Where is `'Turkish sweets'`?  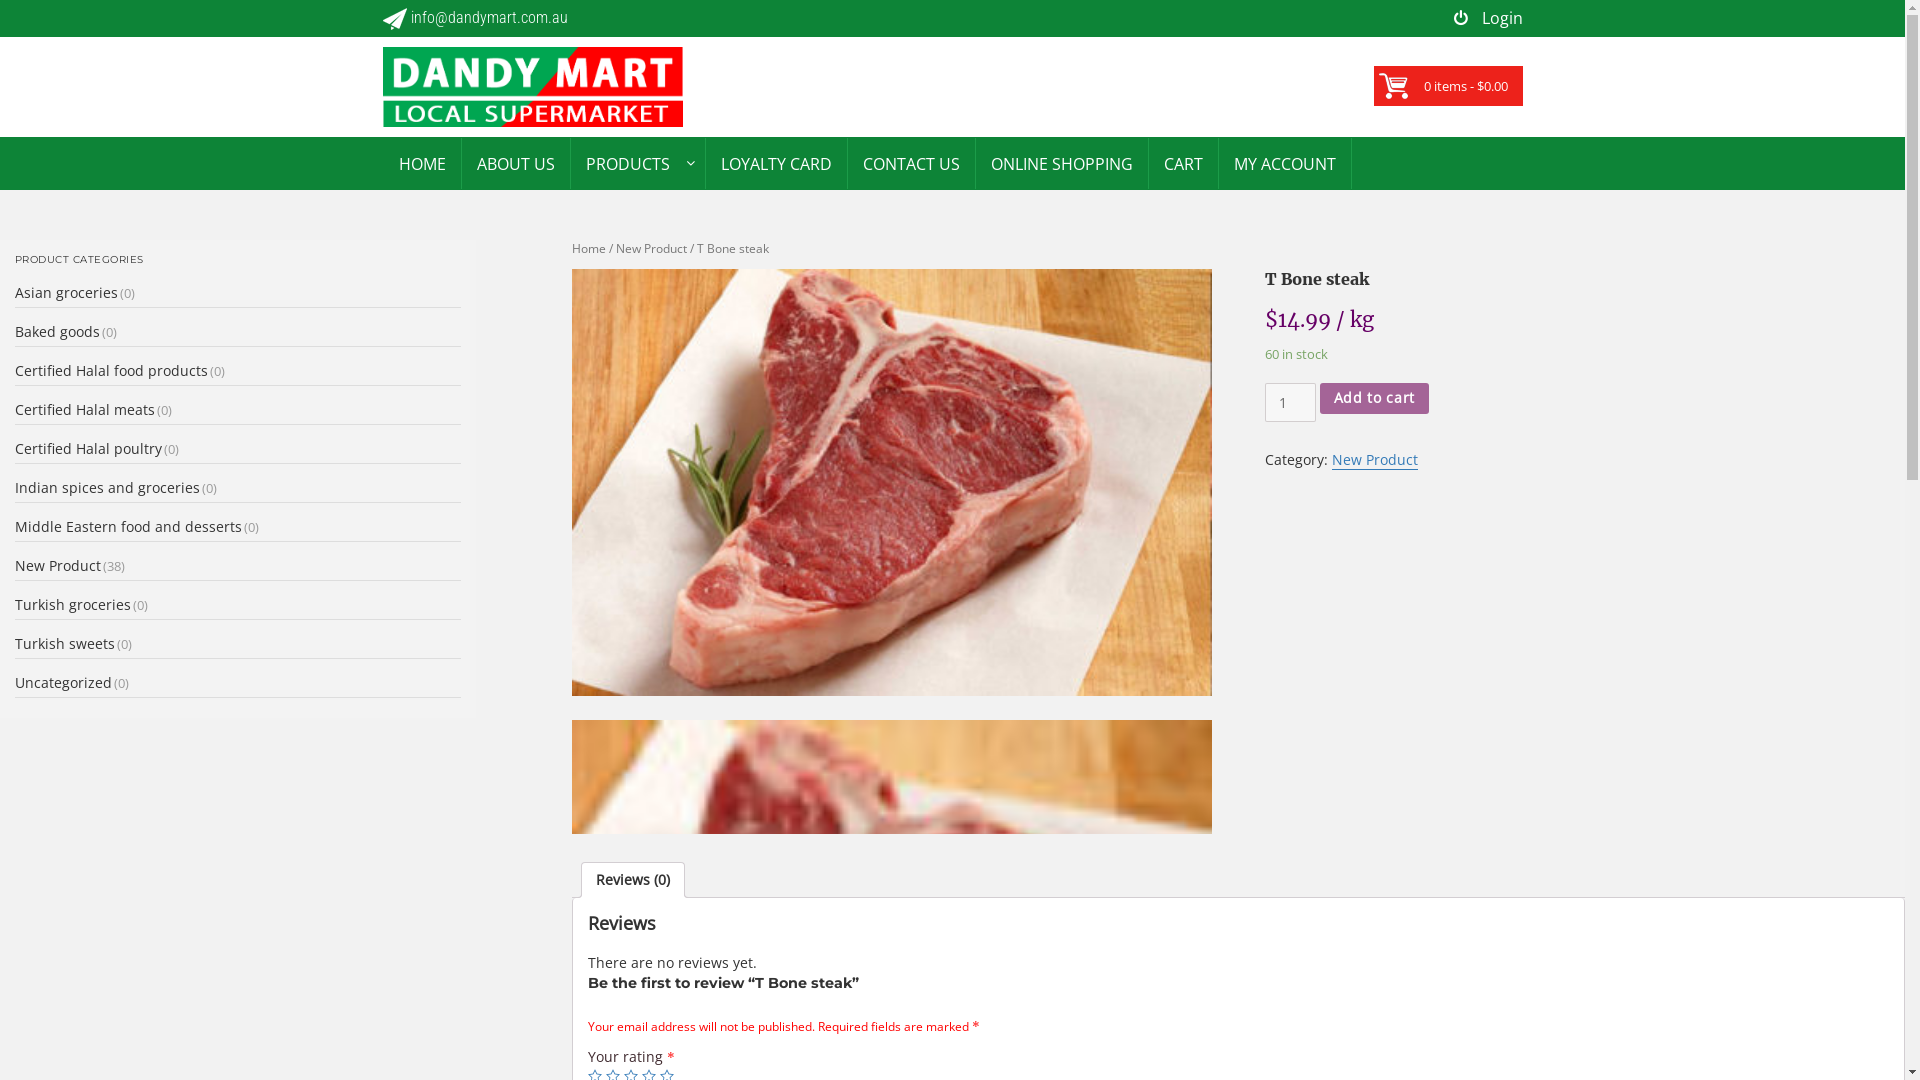 'Turkish sweets' is located at coordinates (14, 643).